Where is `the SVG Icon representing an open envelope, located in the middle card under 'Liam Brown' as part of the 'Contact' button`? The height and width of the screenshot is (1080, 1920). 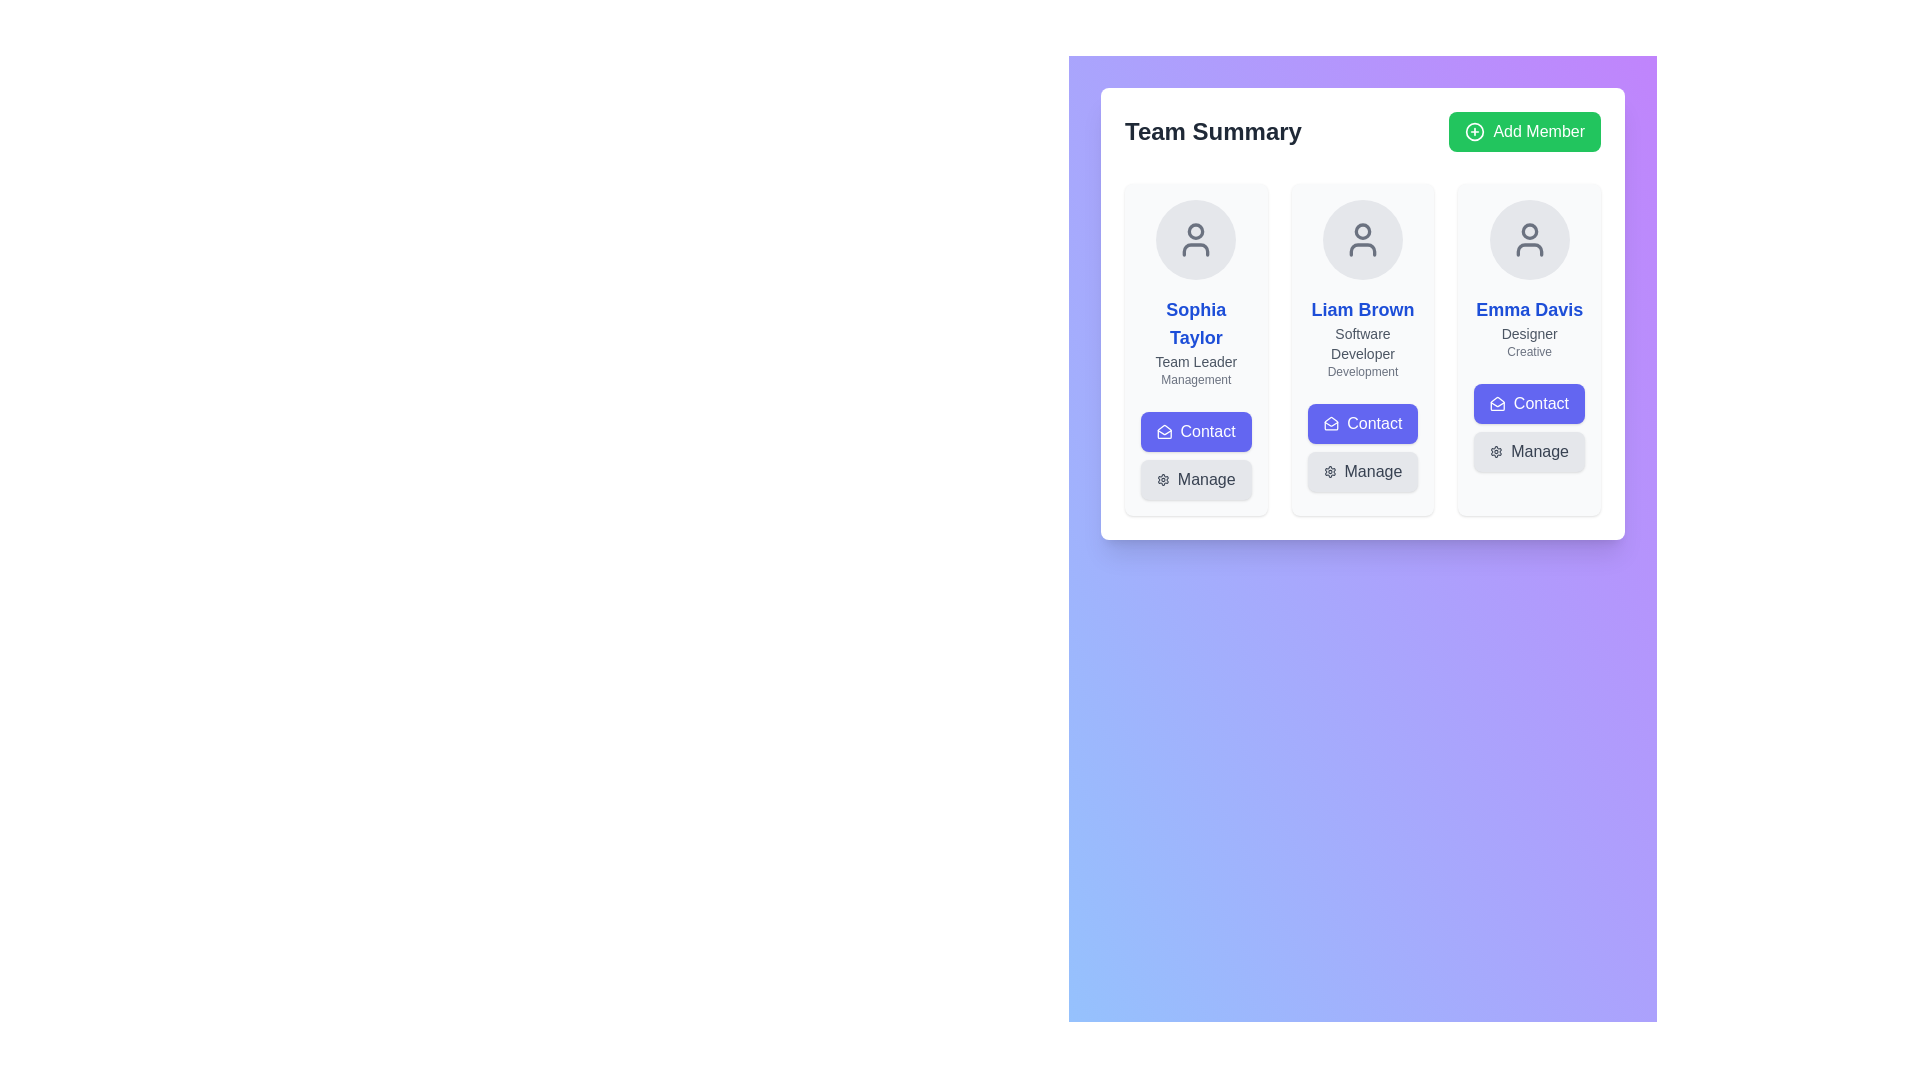
the SVG Icon representing an open envelope, located in the middle card under 'Liam Brown' as part of the 'Contact' button is located at coordinates (1331, 423).